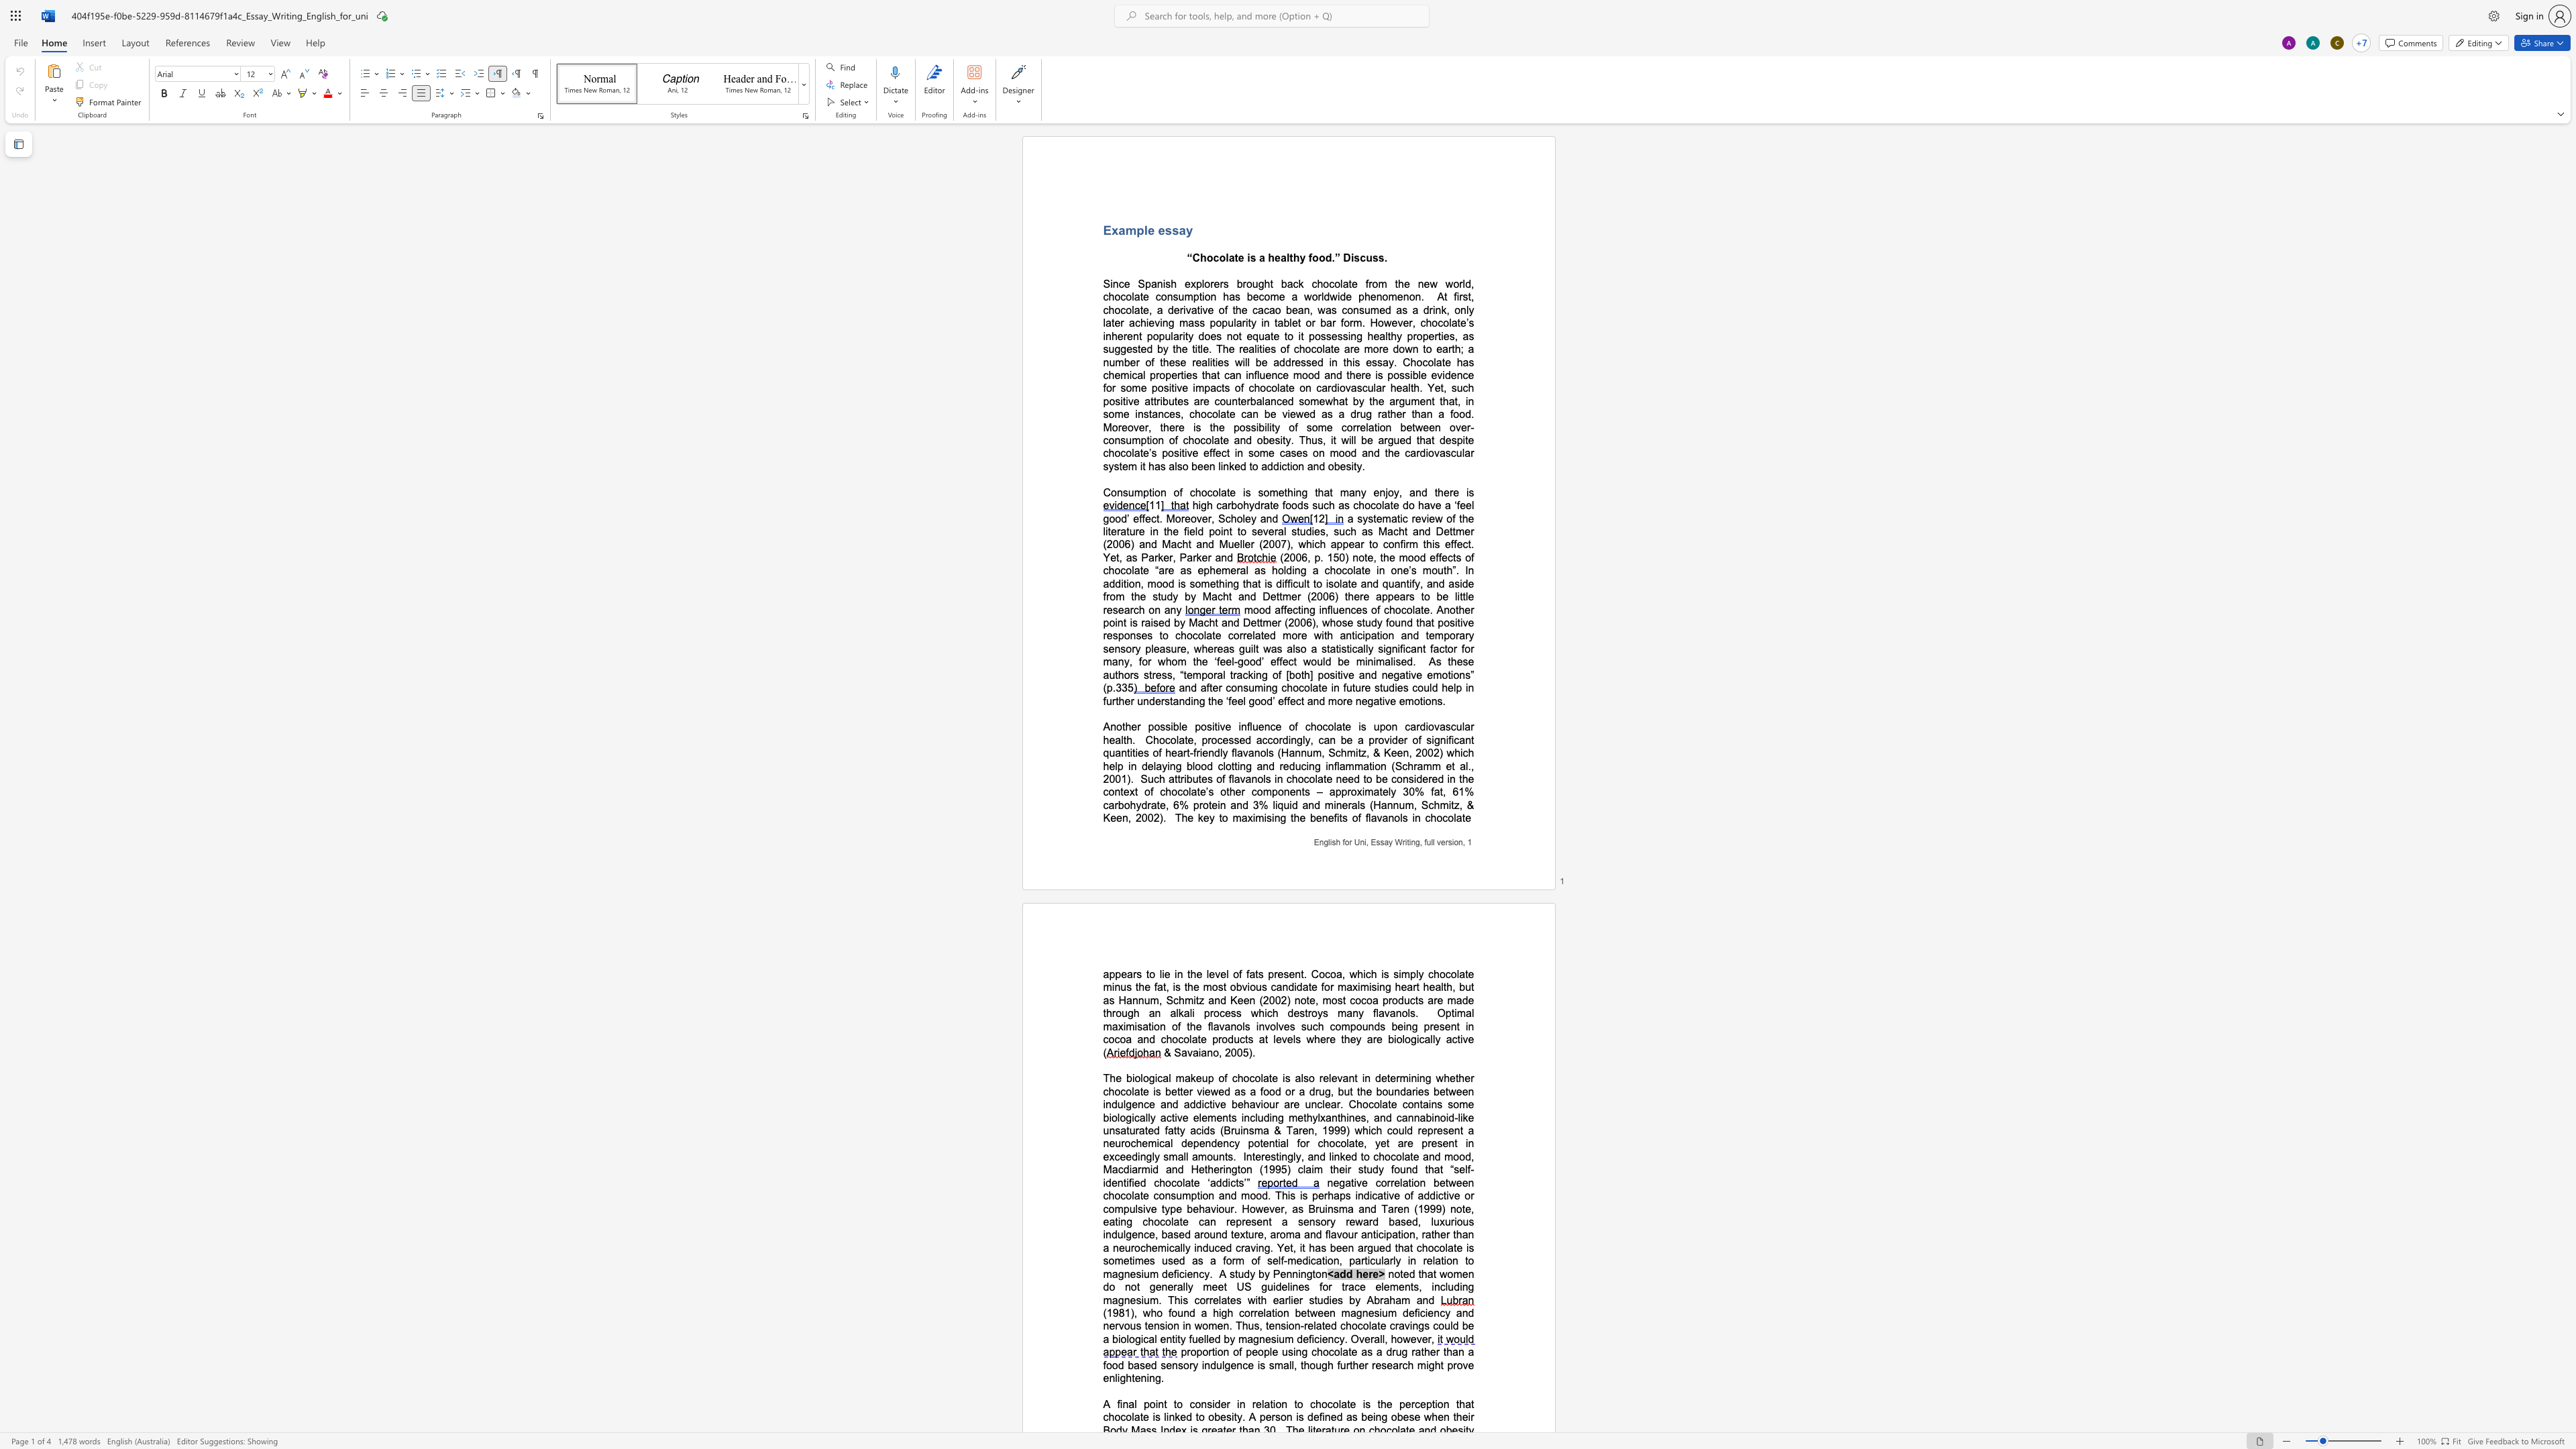 The width and height of the screenshot is (2576, 1449). What do you see at coordinates (1207, 1051) in the screenshot?
I see `the space between the continuous character "a" and "n" in the text` at bounding box center [1207, 1051].